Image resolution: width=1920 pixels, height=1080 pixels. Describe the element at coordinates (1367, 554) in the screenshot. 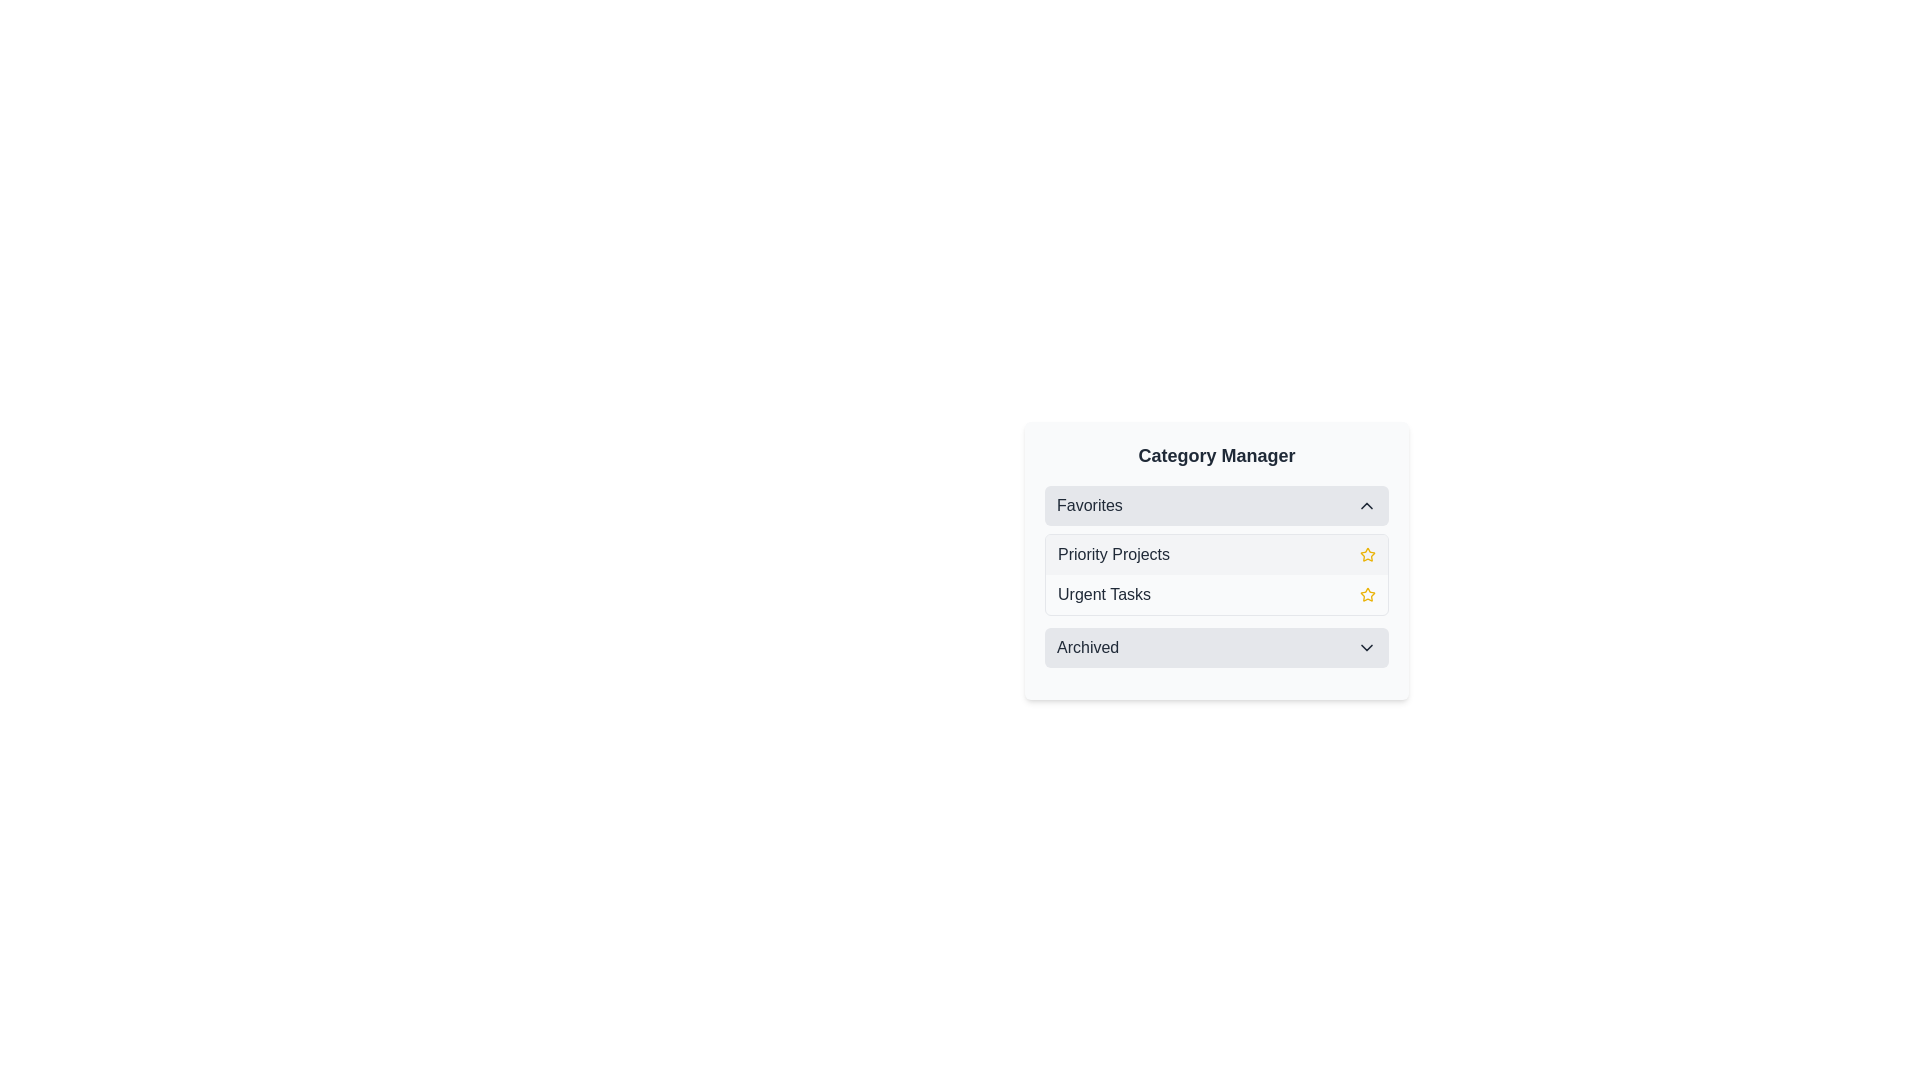

I see `the star icon located to the right of the 'Urgent Tasks' text in the 'Category Manager' section` at that location.